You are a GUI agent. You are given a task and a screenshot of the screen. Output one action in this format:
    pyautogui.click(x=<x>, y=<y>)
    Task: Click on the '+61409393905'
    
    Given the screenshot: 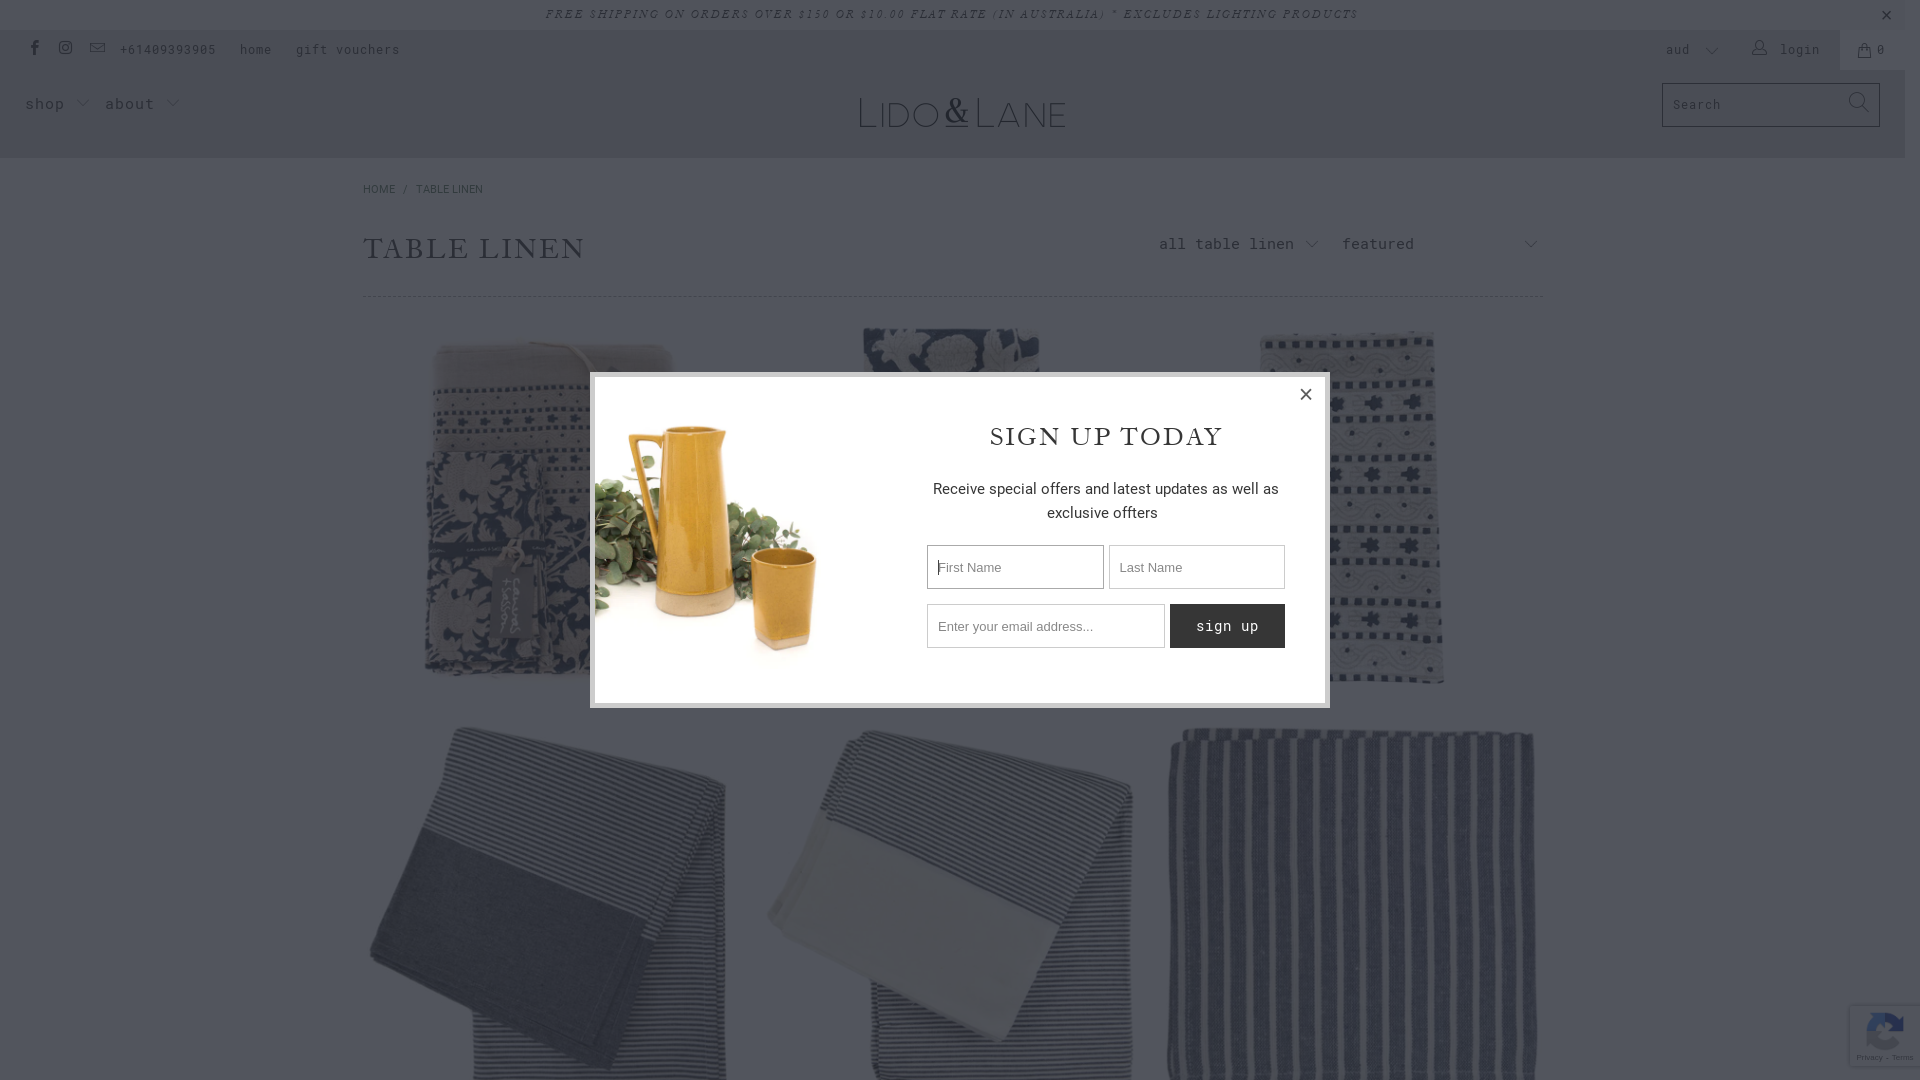 What is the action you would take?
    pyautogui.click(x=168, y=49)
    